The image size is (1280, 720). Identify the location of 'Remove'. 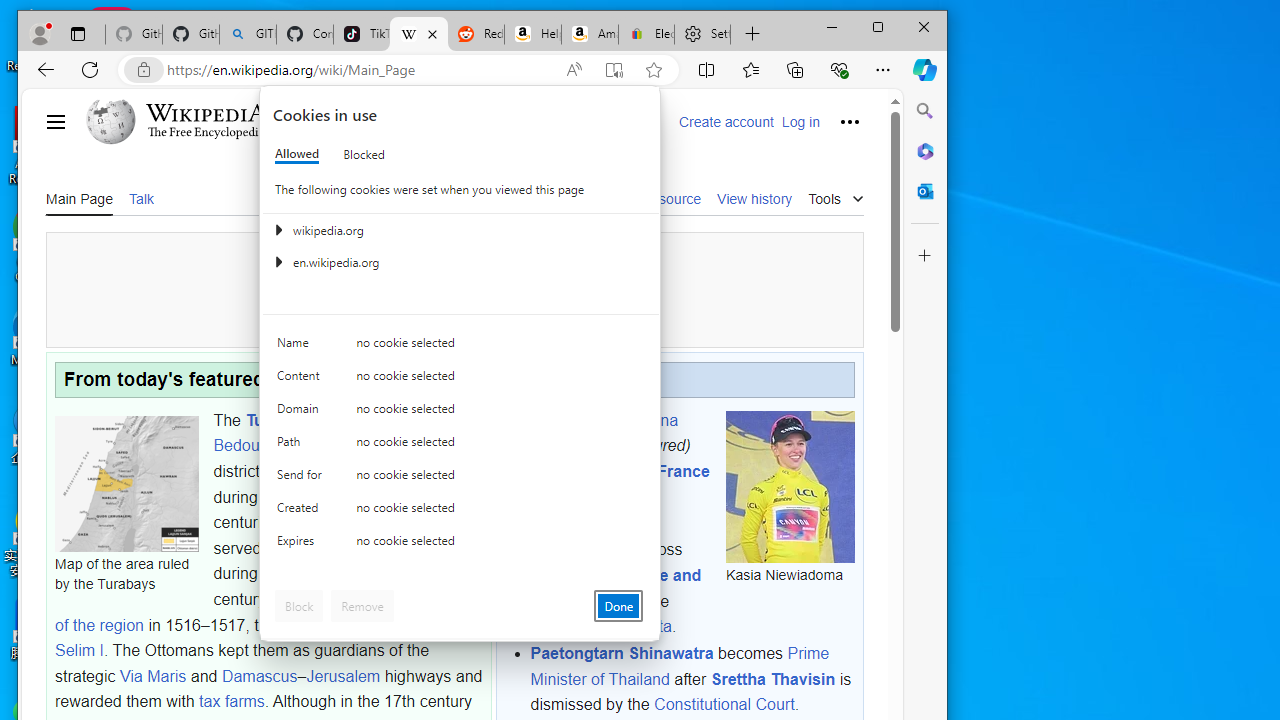
(362, 604).